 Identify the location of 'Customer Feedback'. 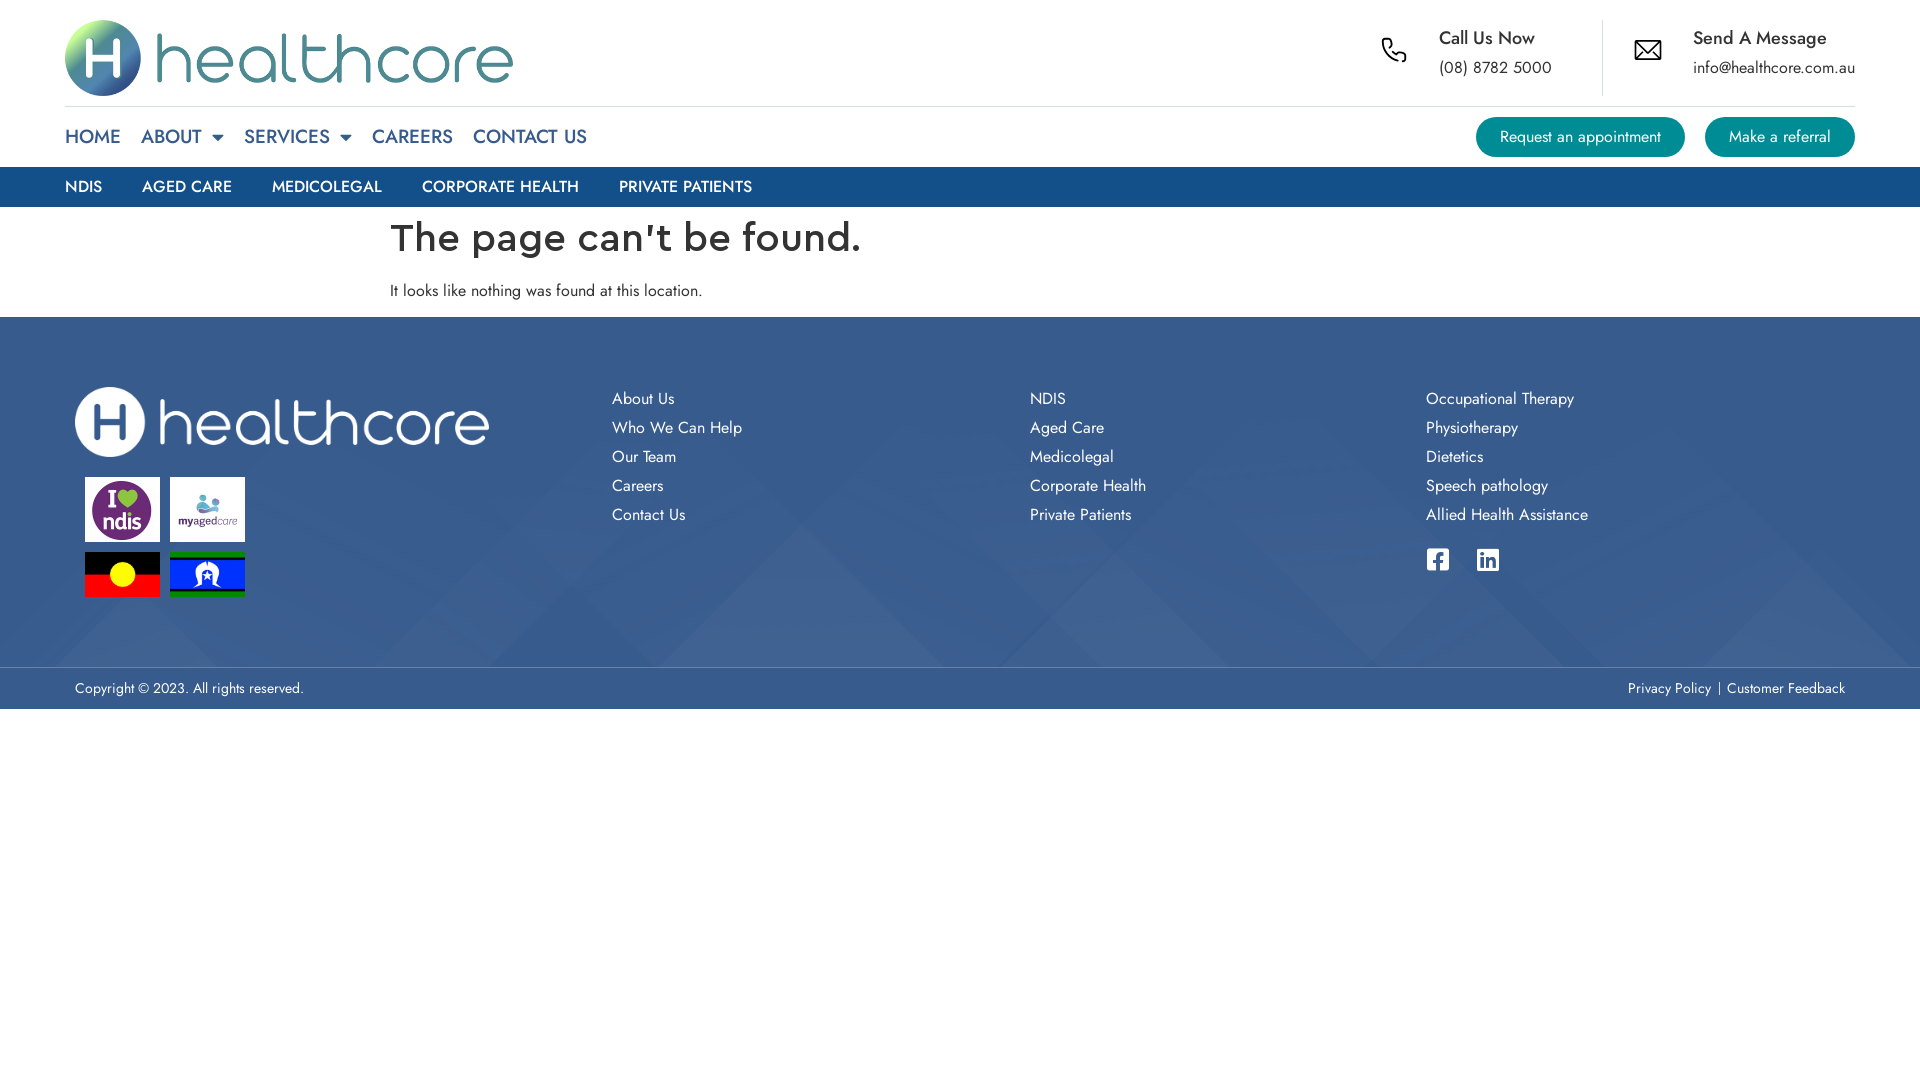
(1785, 687).